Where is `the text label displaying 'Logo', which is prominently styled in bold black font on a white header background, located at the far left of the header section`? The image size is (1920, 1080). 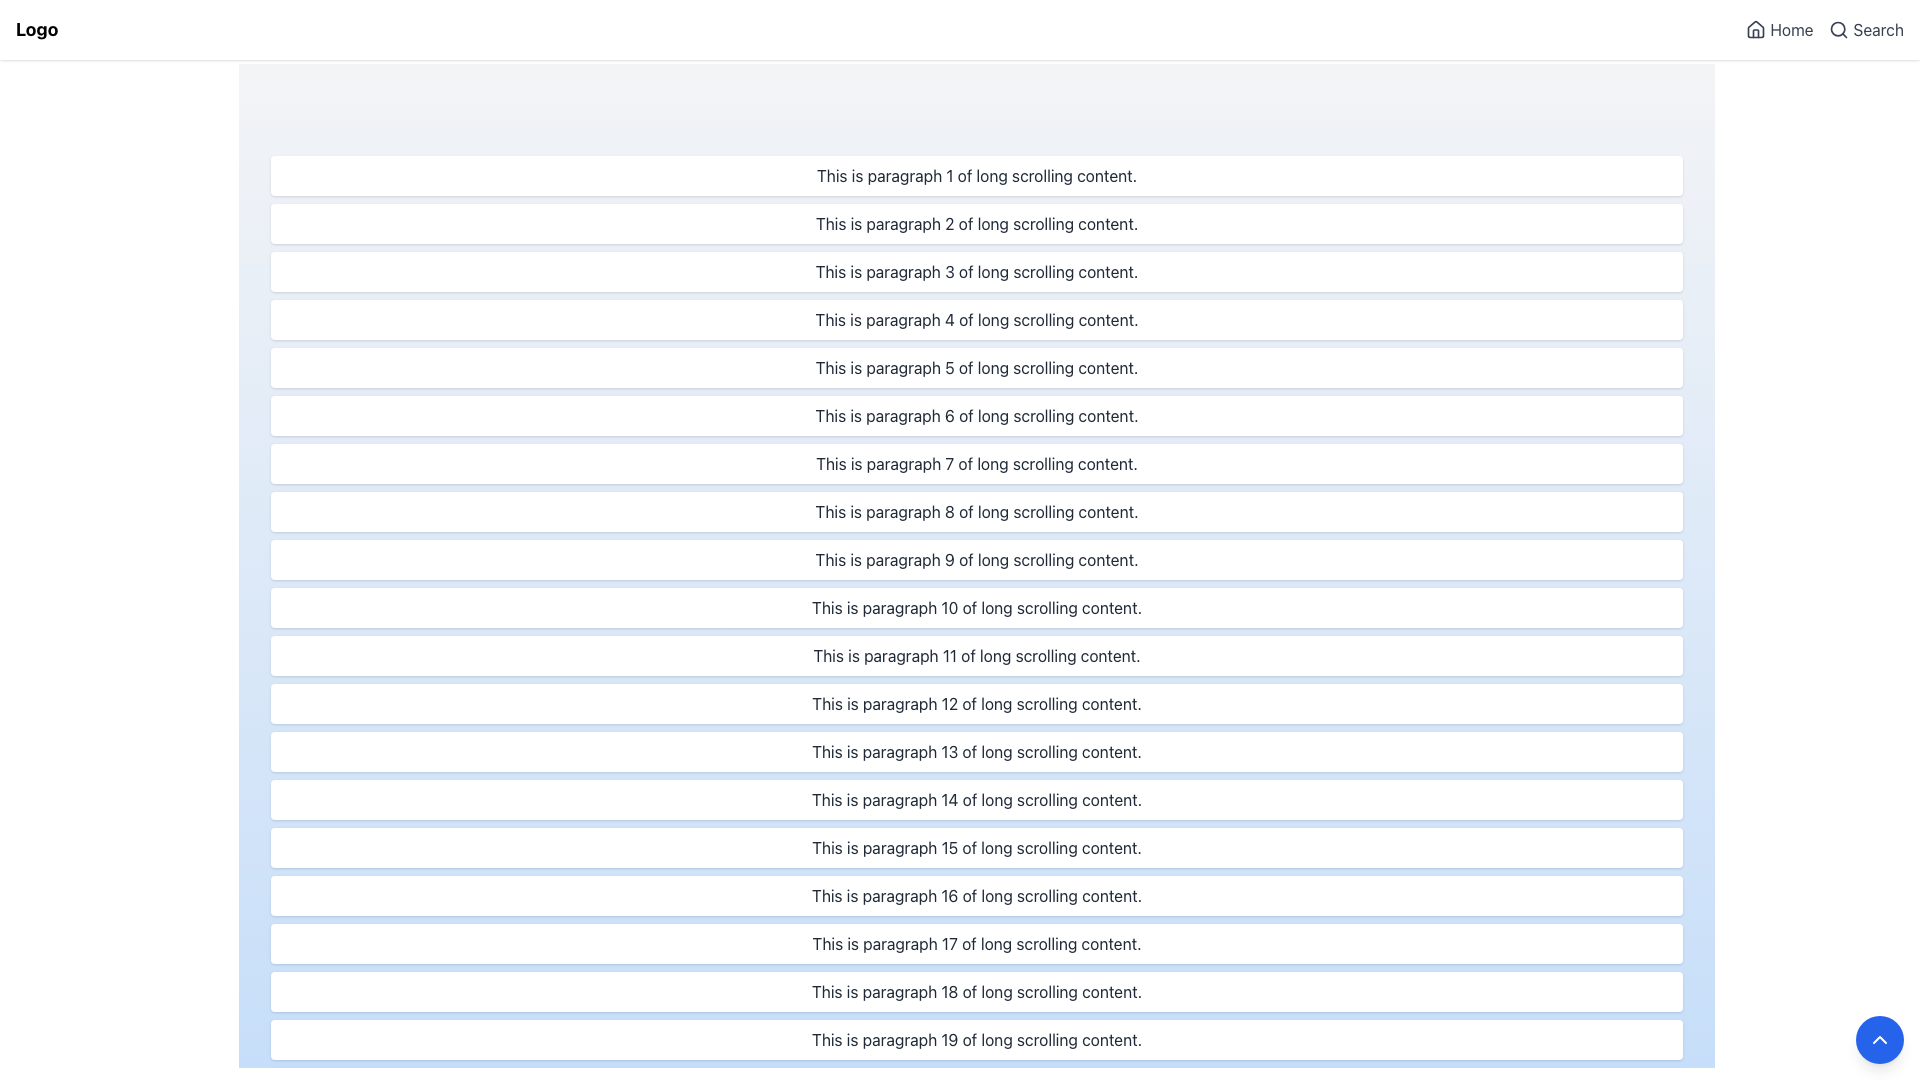
the text label displaying 'Logo', which is prominently styled in bold black font on a white header background, located at the far left of the header section is located at coordinates (37, 30).